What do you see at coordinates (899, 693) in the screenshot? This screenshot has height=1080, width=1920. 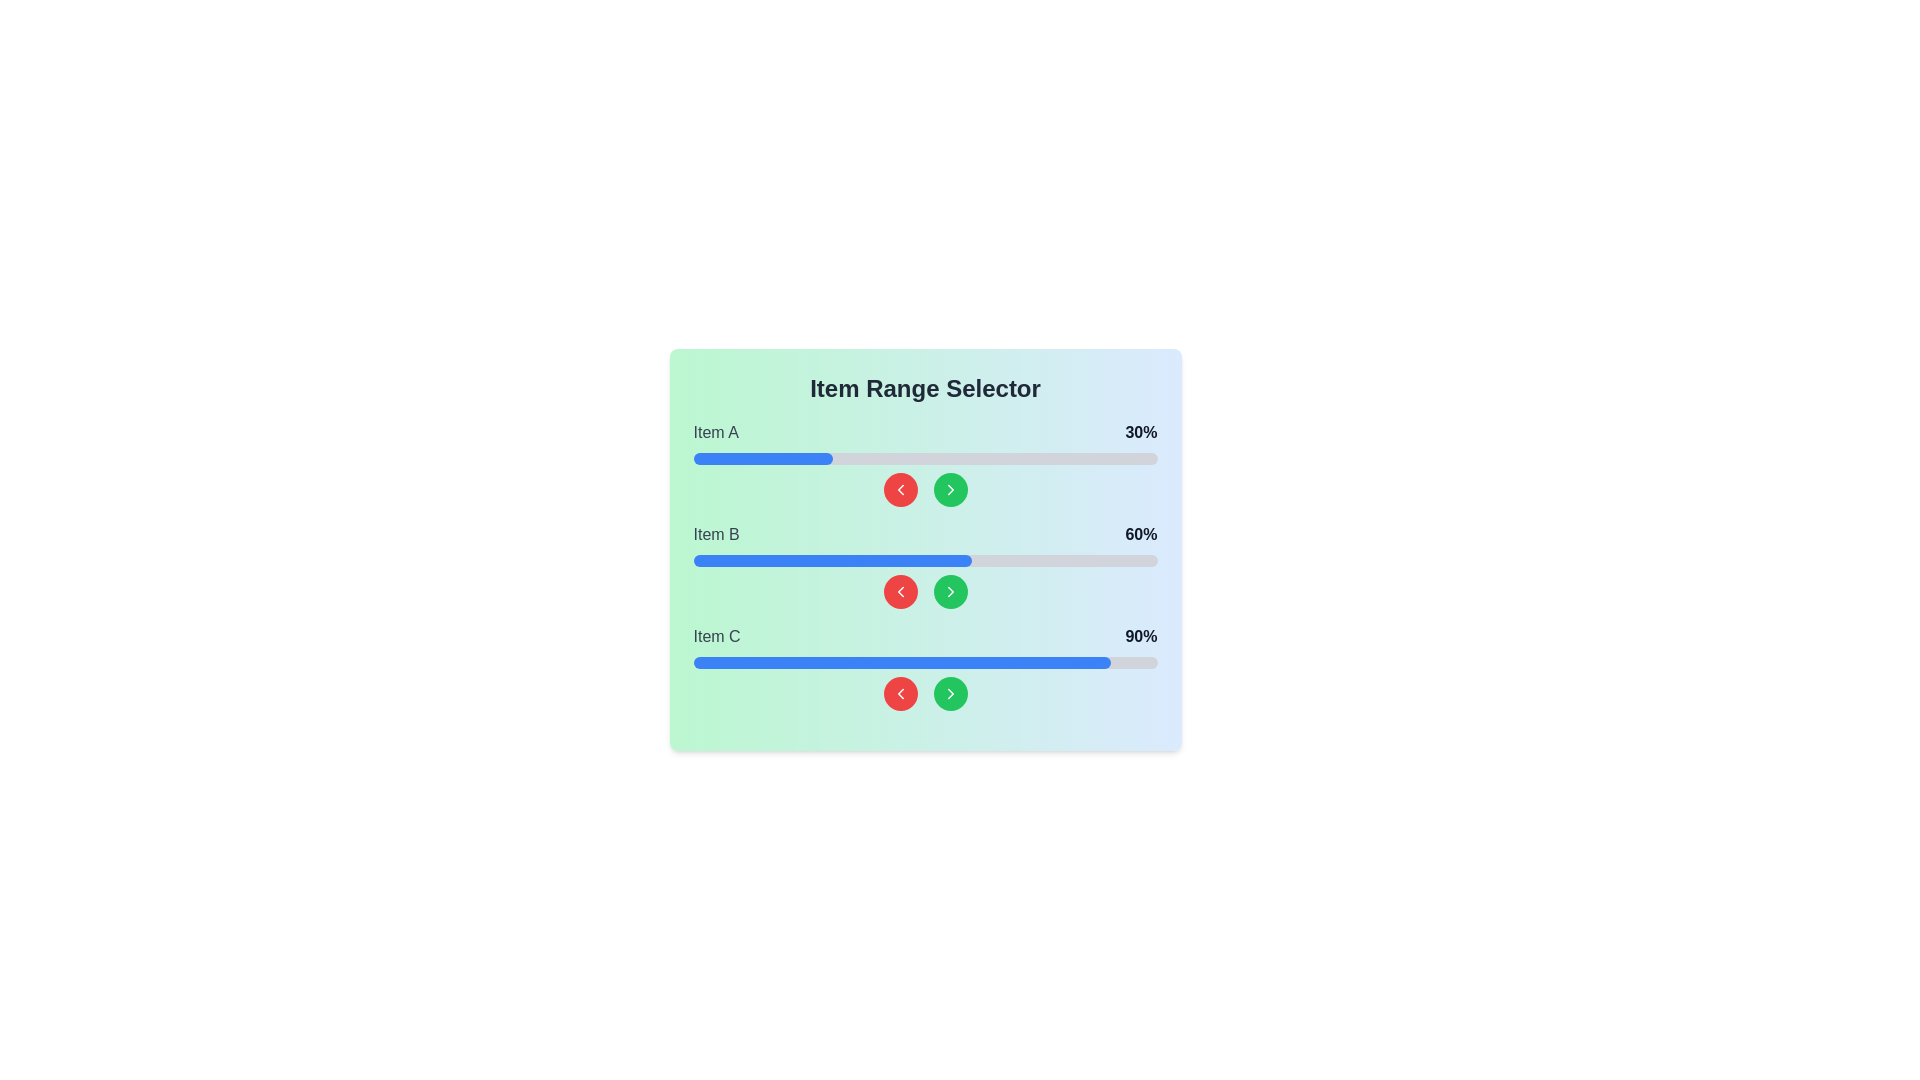 I see `the decrement button located to the right of the 'Item C' progress bar to decrease the associated value` at bounding box center [899, 693].